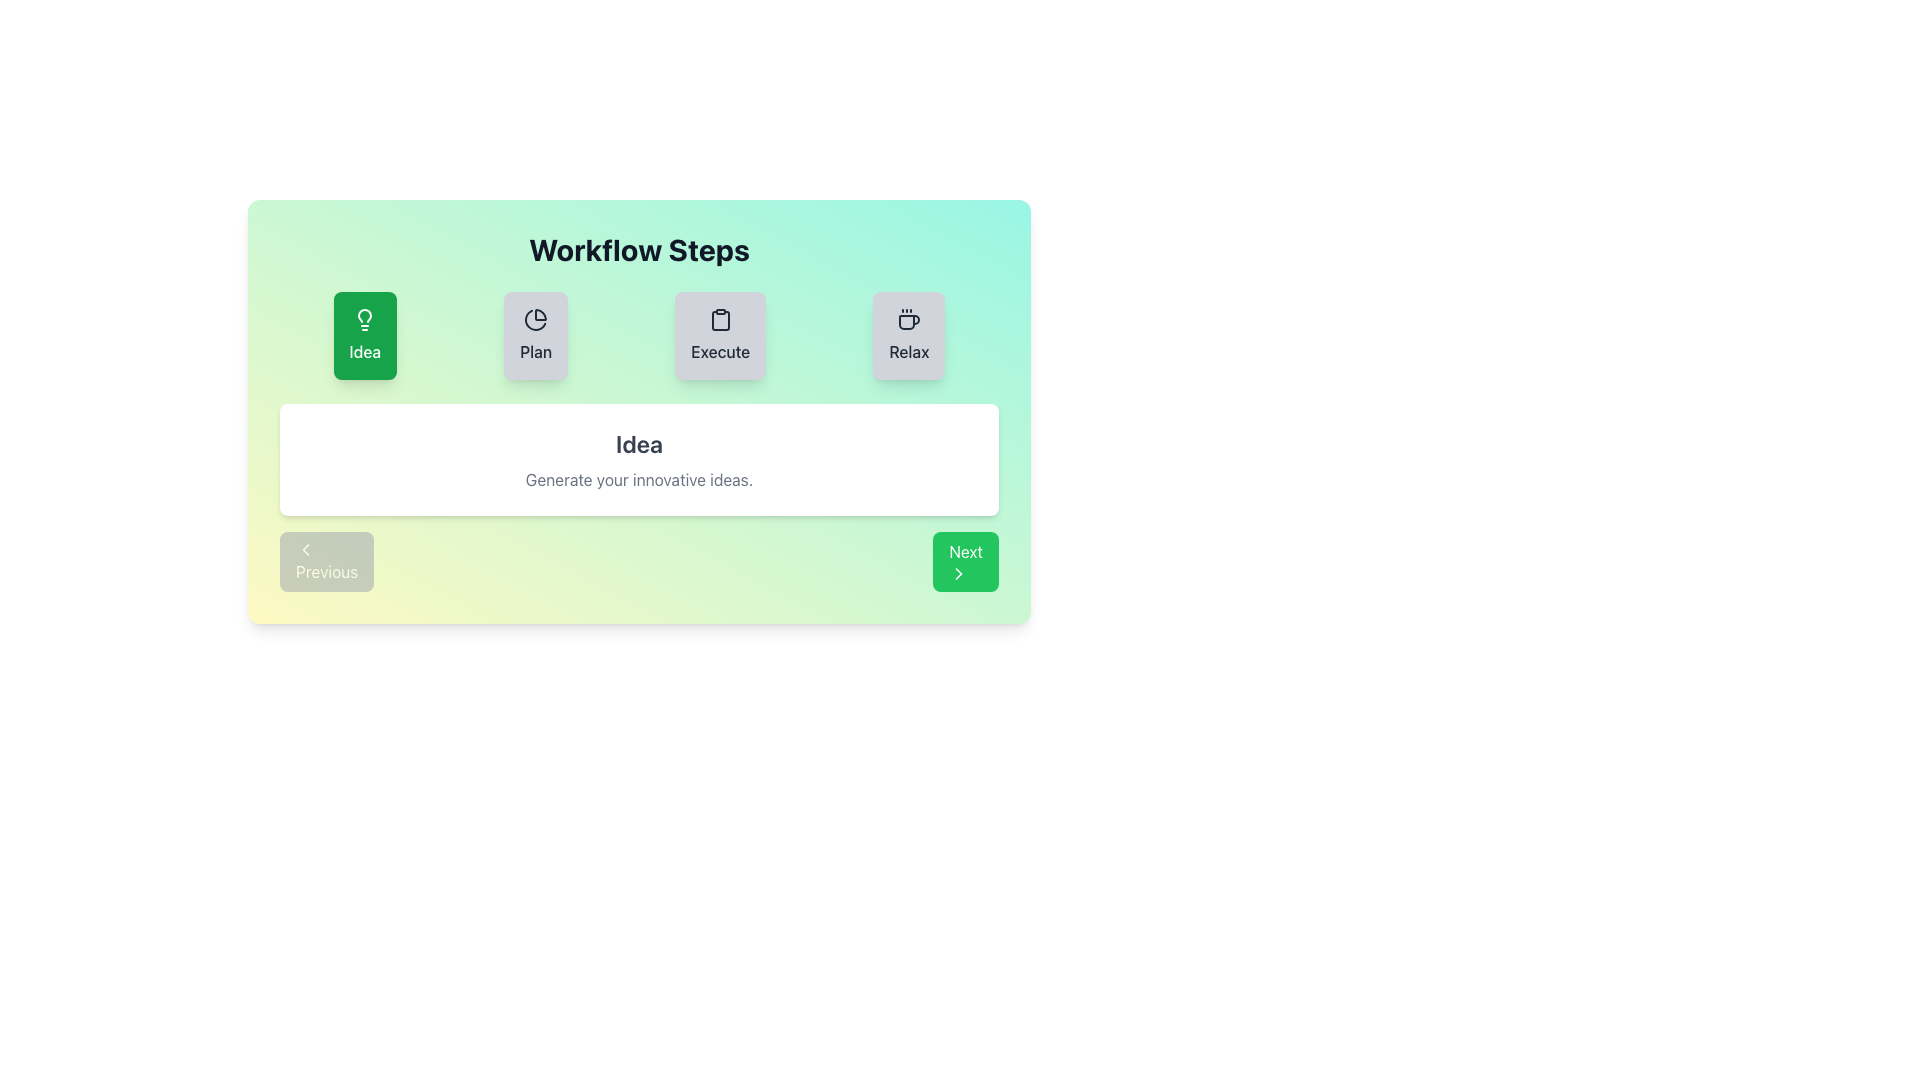  What do you see at coordinates (364, 334) in the screenshot?
I see `the leftmost button labeled 'Idea' in the workflow step indicator` at bounding box center [364, 334].